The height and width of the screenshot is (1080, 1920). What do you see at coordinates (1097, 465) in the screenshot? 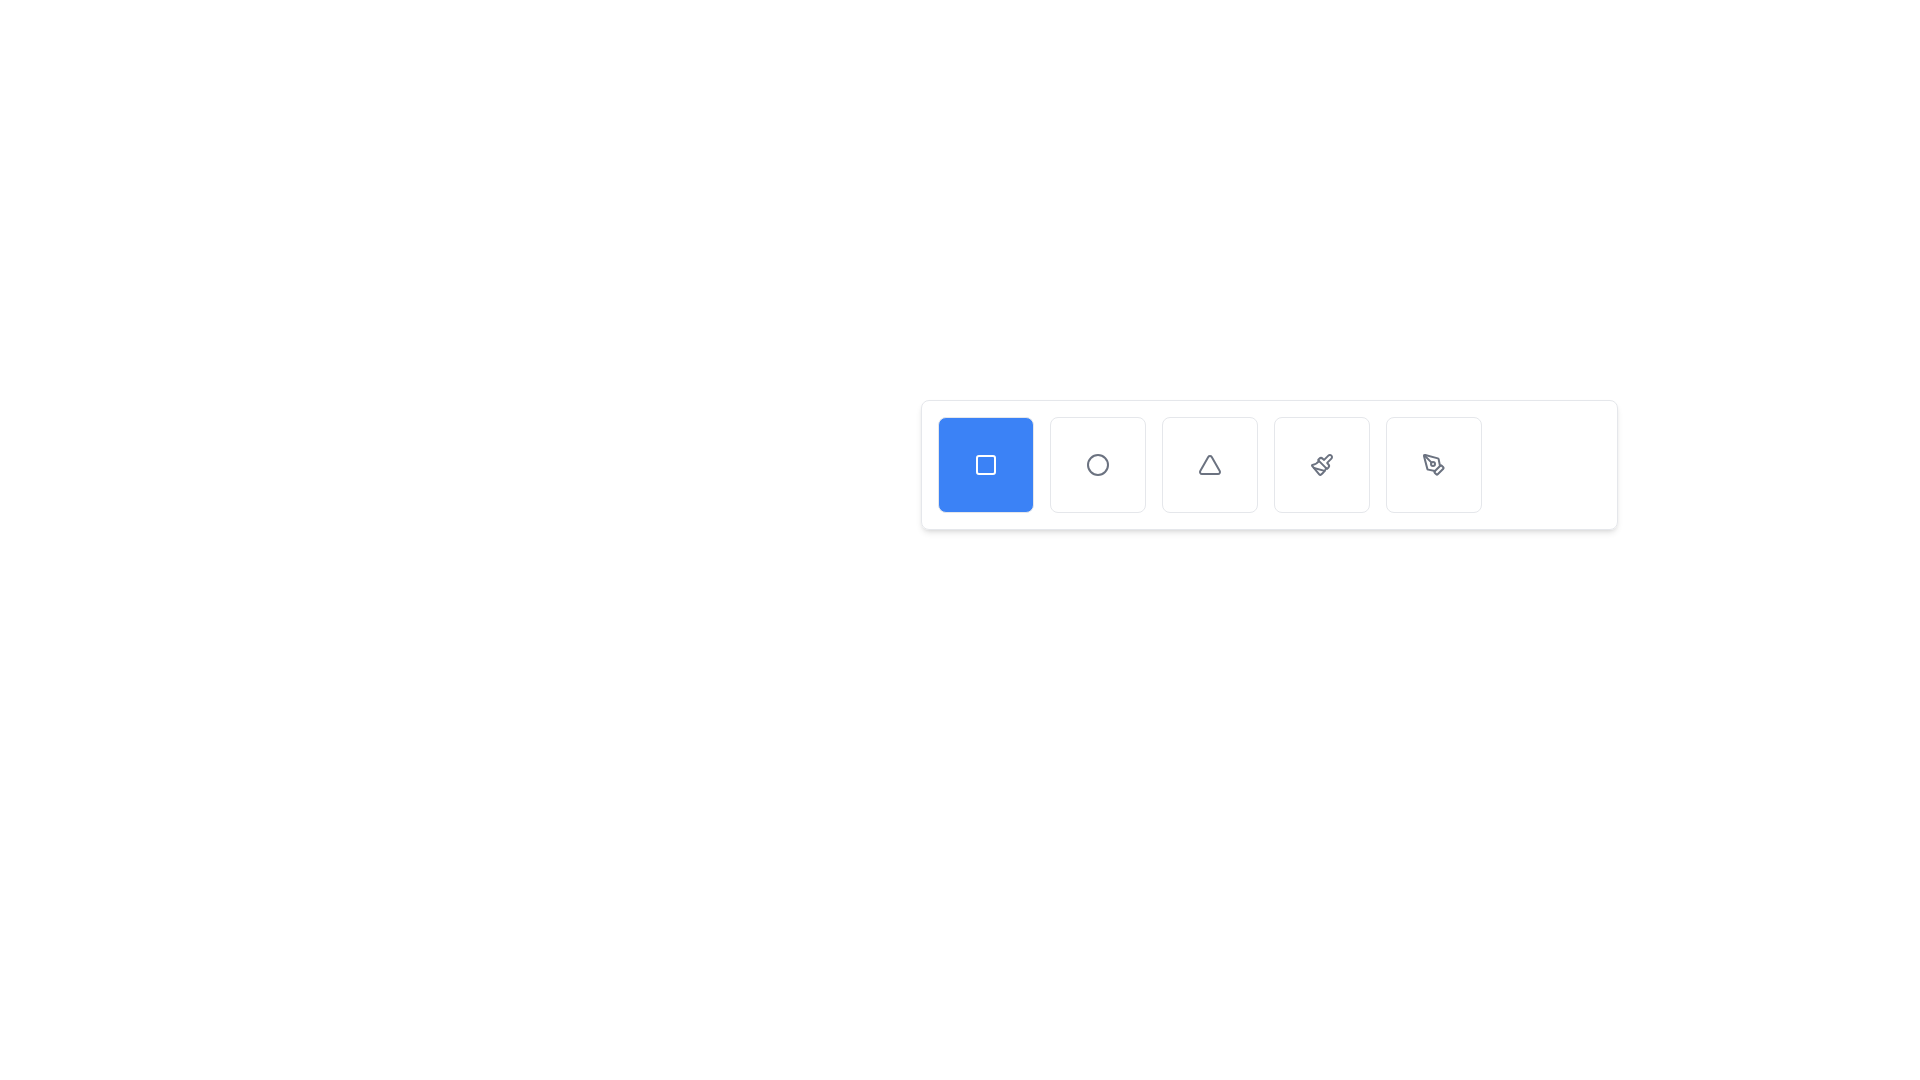
I see `keyboard navigation` at bounding box center [1097, 465].